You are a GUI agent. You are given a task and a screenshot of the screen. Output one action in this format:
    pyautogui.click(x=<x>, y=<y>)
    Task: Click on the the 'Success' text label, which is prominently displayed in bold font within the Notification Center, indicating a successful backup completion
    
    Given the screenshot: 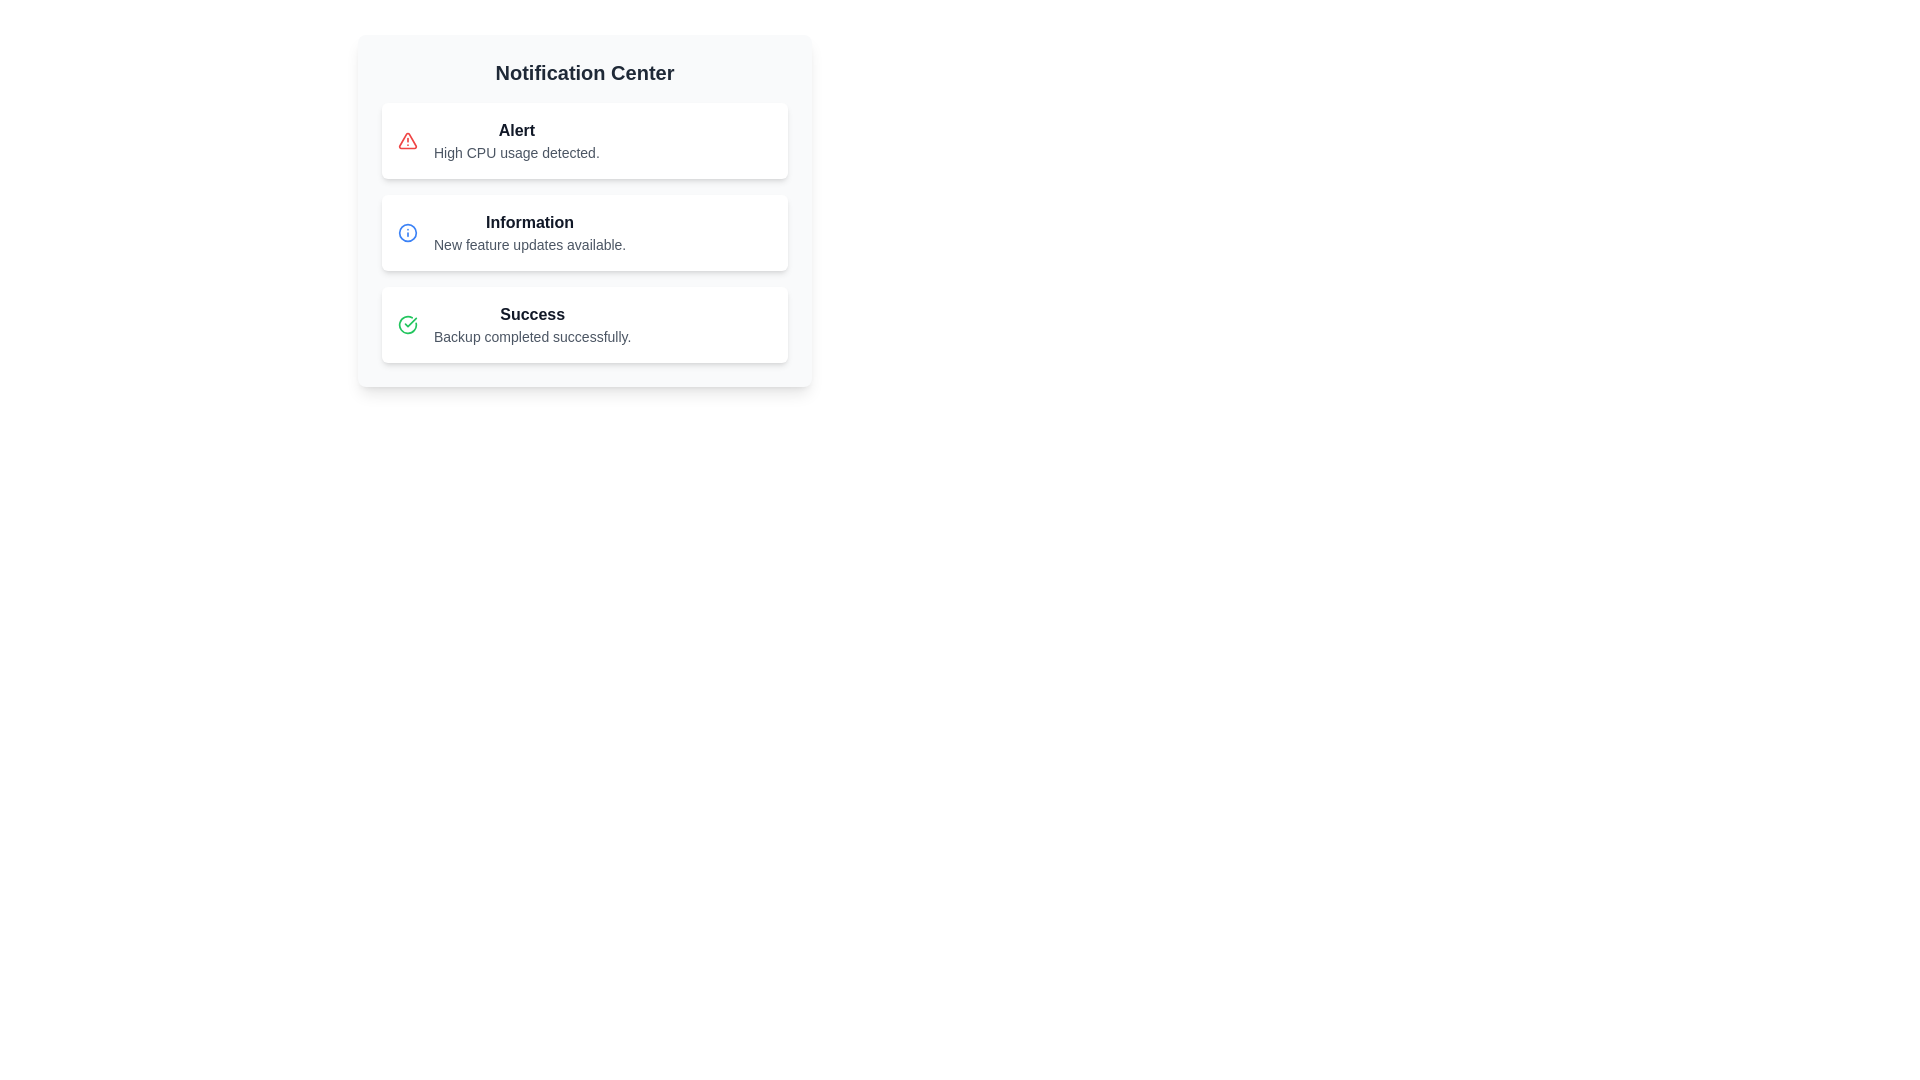 What is the action you would take?
    pyautogui.click(x=532, y=315)
    